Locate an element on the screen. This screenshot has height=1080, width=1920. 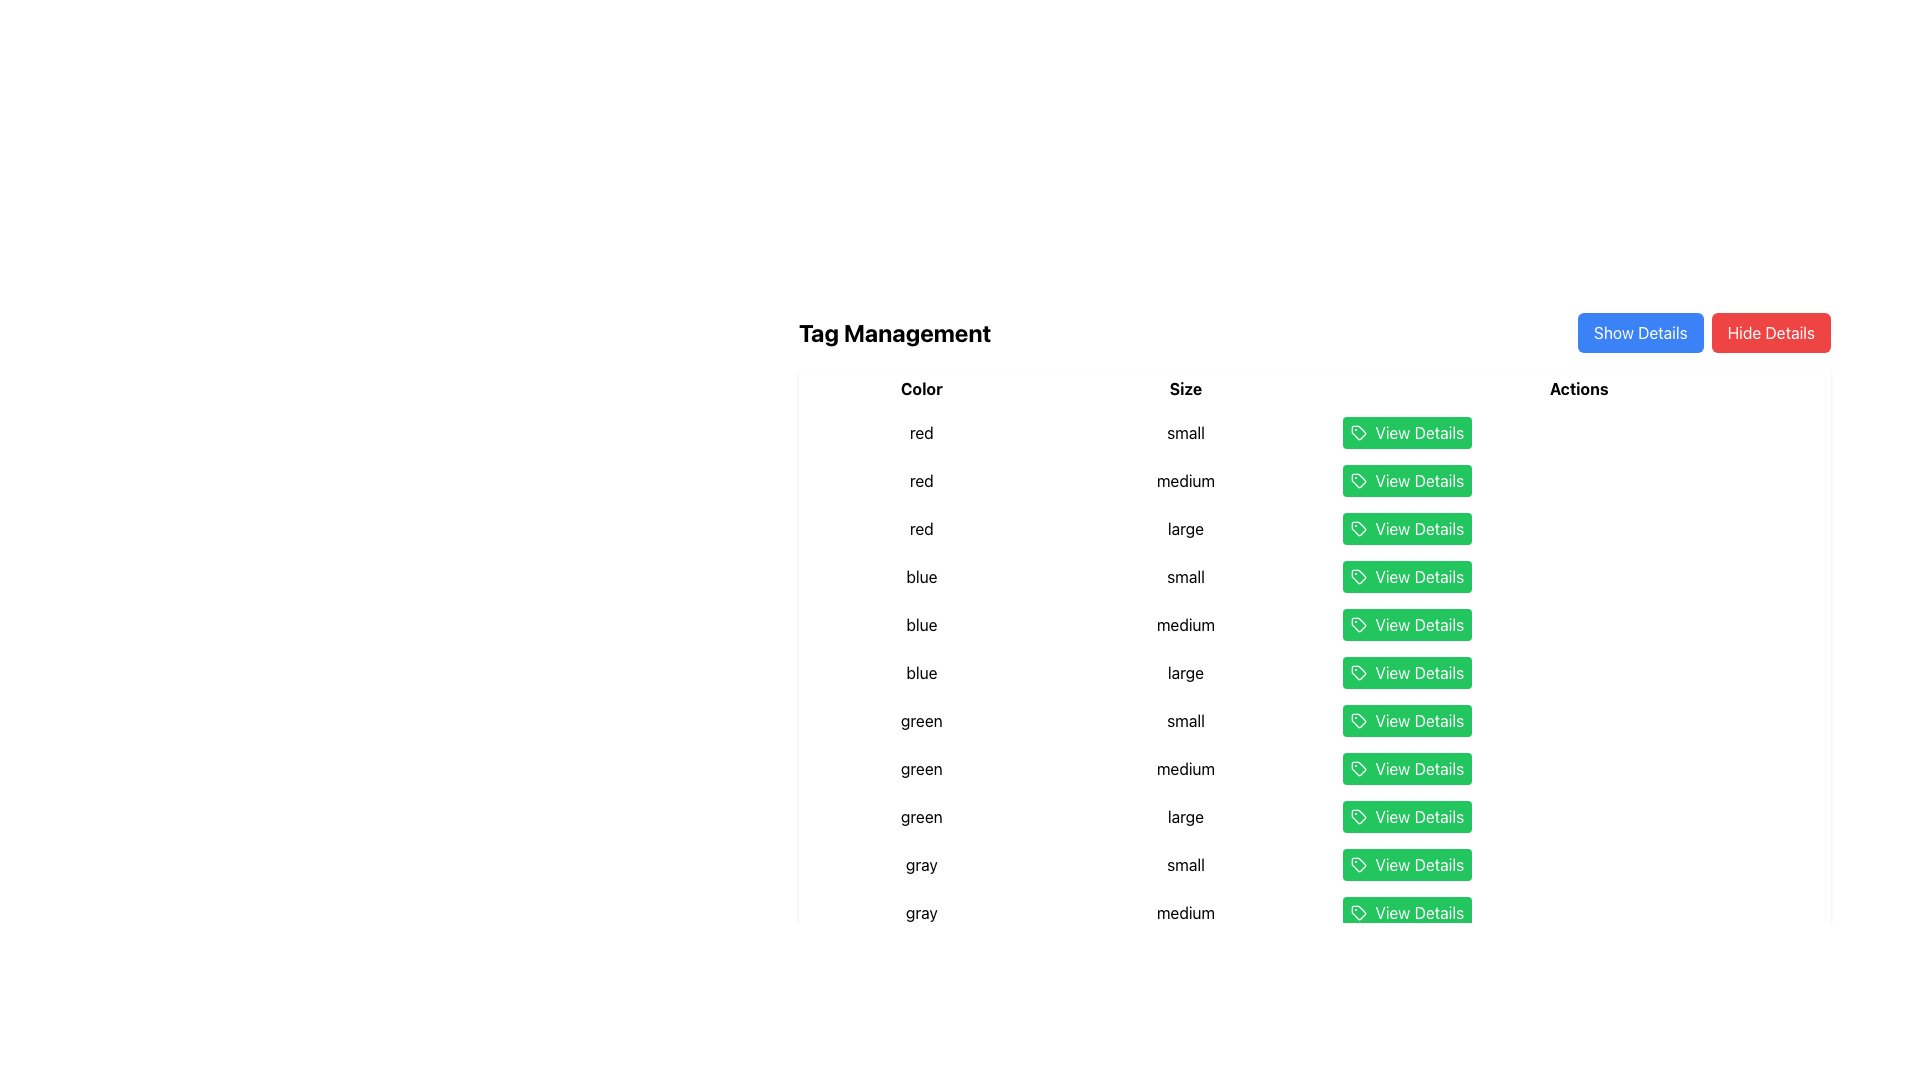
the text element containing the word 'large' in black, which is the second size option in the table layout, following 'green' in the 'Color' column is located at coordinates (1185, 817).